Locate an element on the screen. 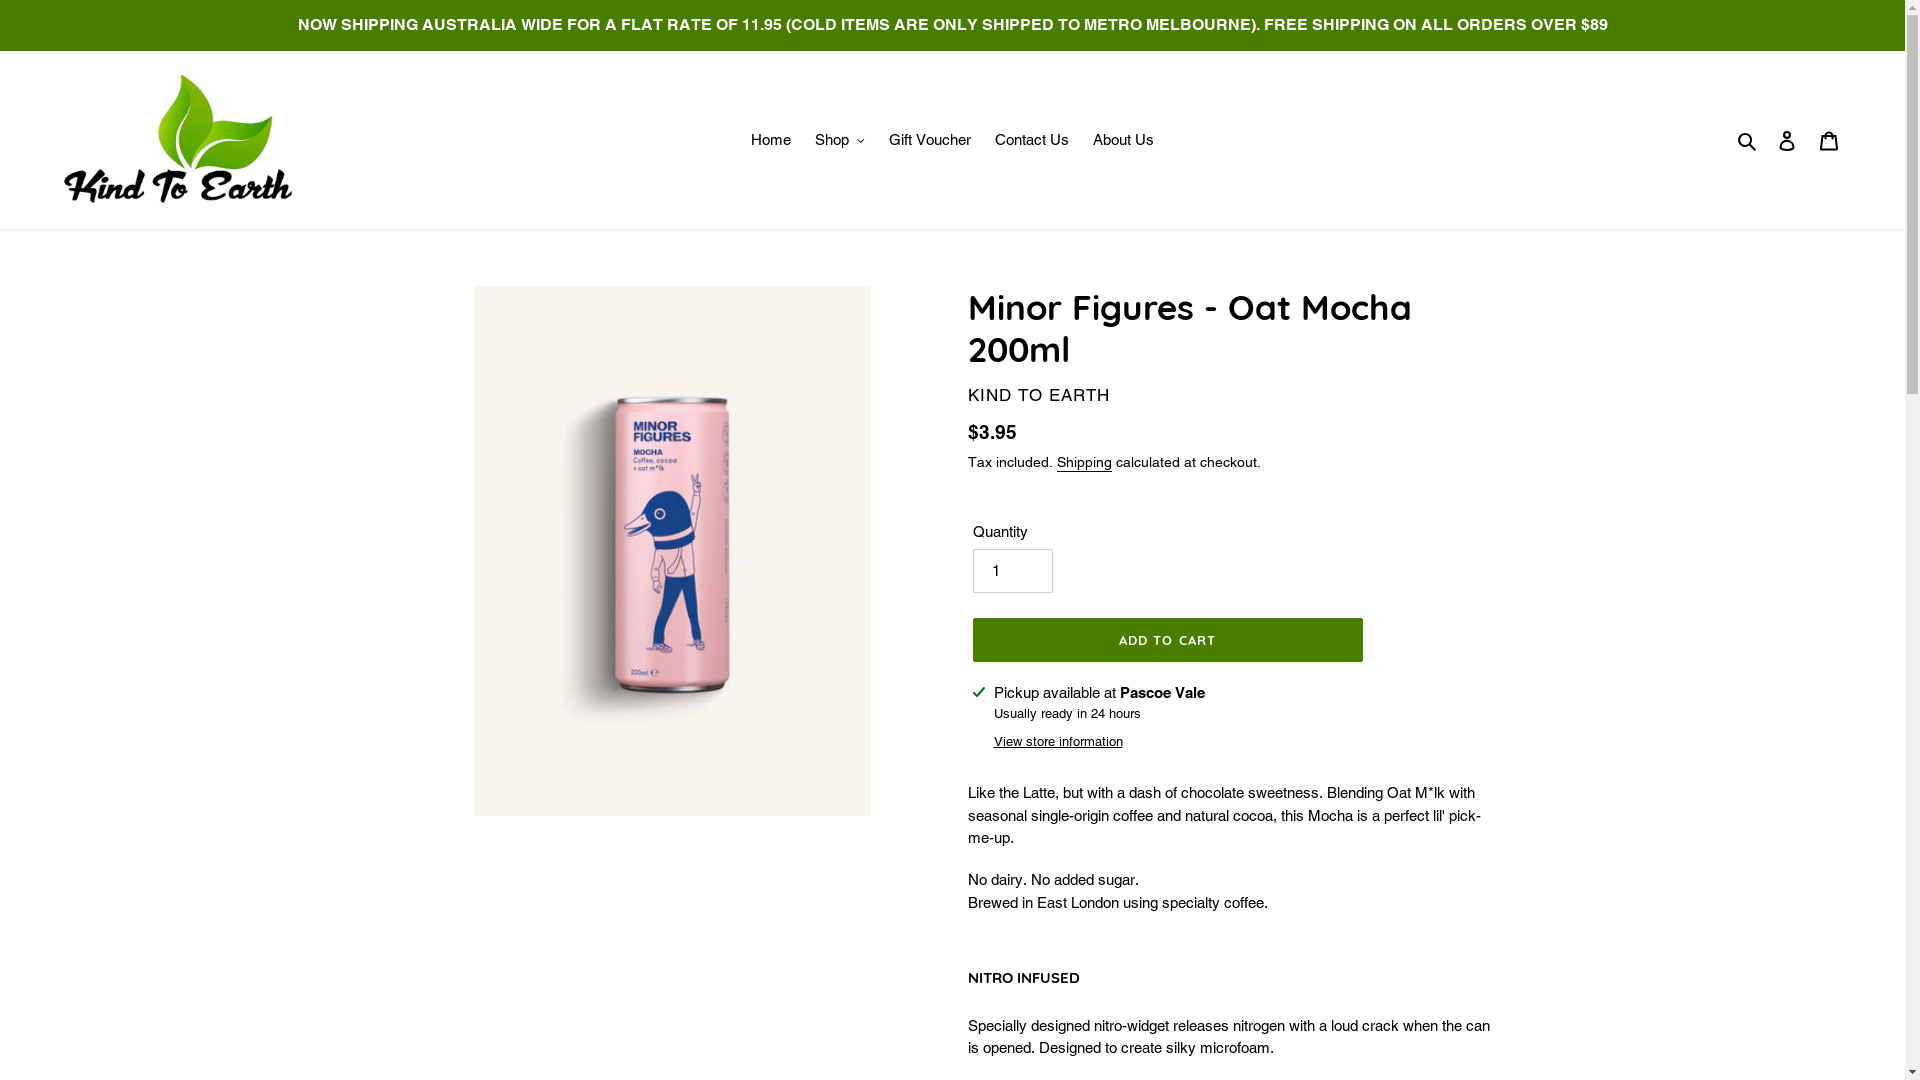 This screenshot has height=1080, width=1920. 'View store information' is located at coordinates (993, 741).